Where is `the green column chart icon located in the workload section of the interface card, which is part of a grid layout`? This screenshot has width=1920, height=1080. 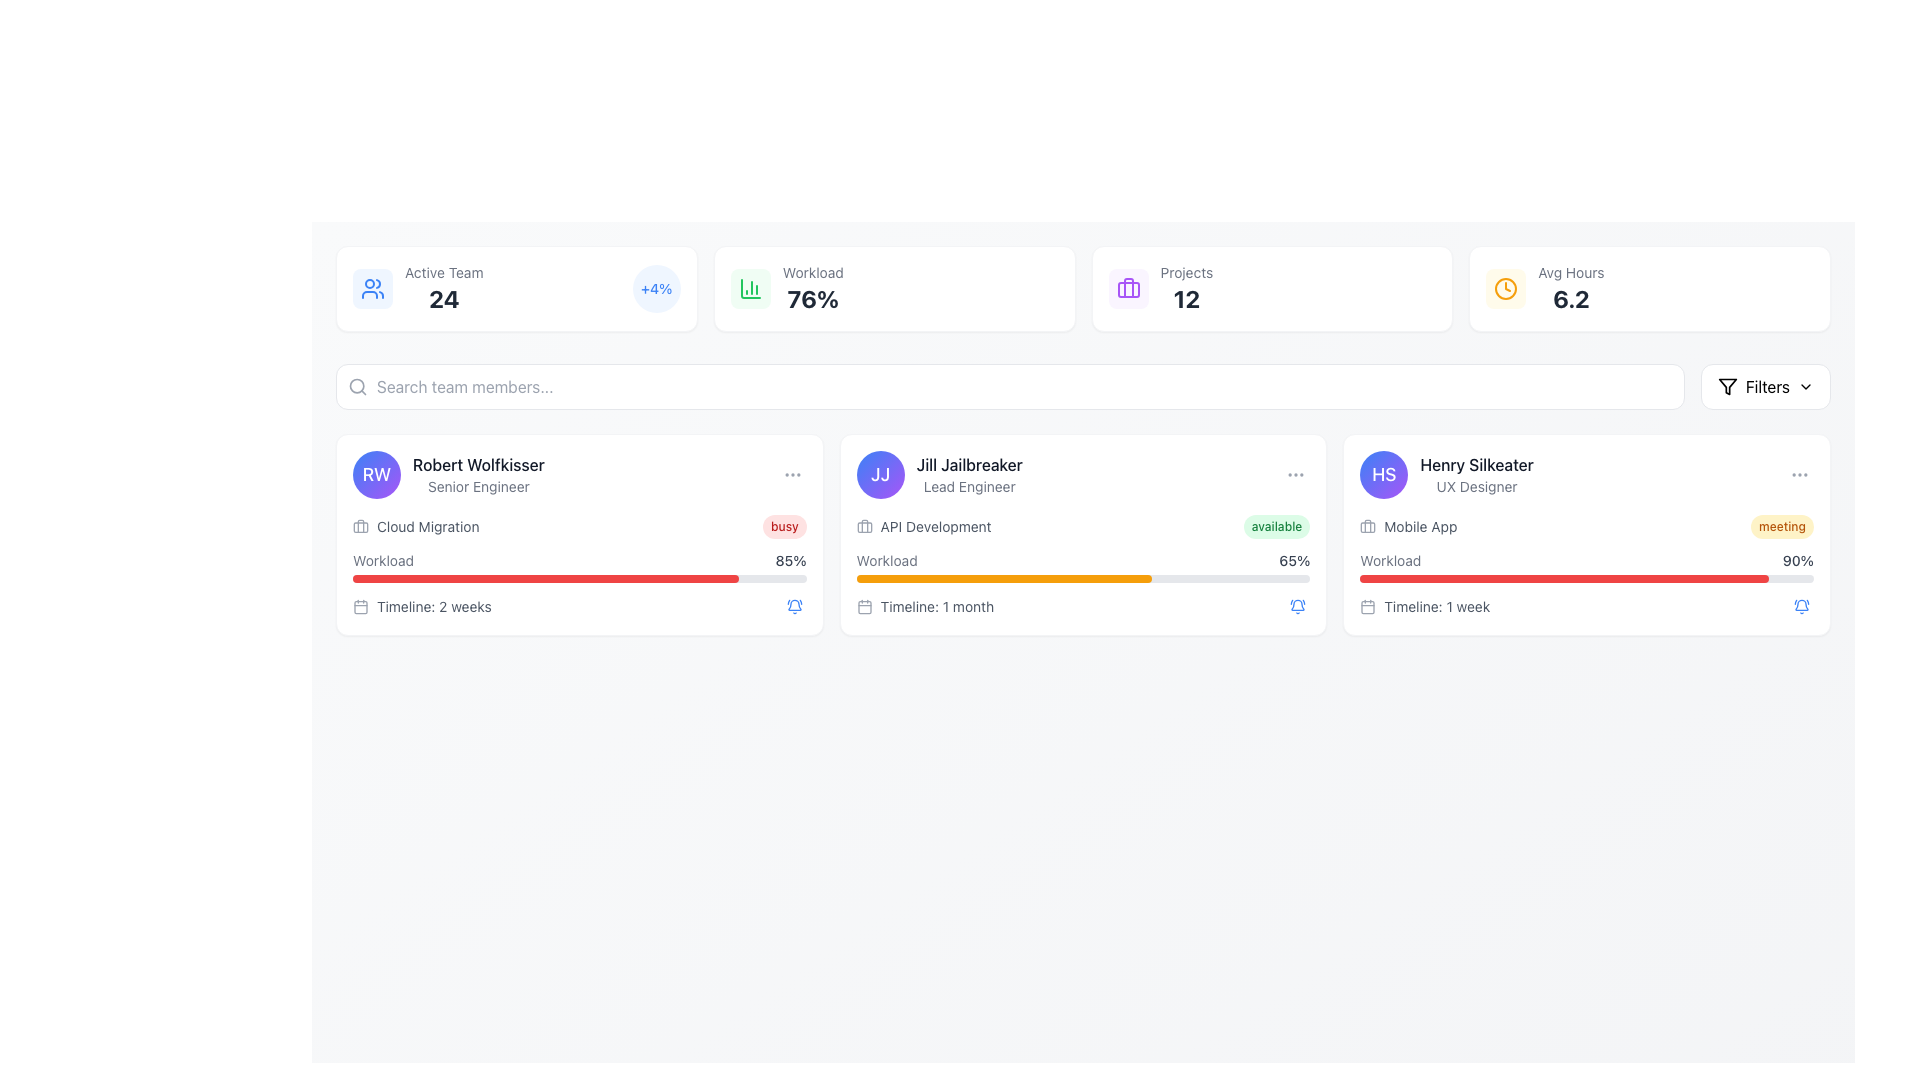
the green column chart icon located in the workload section of the interface card, which is part of a grid layout is located at coordinates (749, 289).